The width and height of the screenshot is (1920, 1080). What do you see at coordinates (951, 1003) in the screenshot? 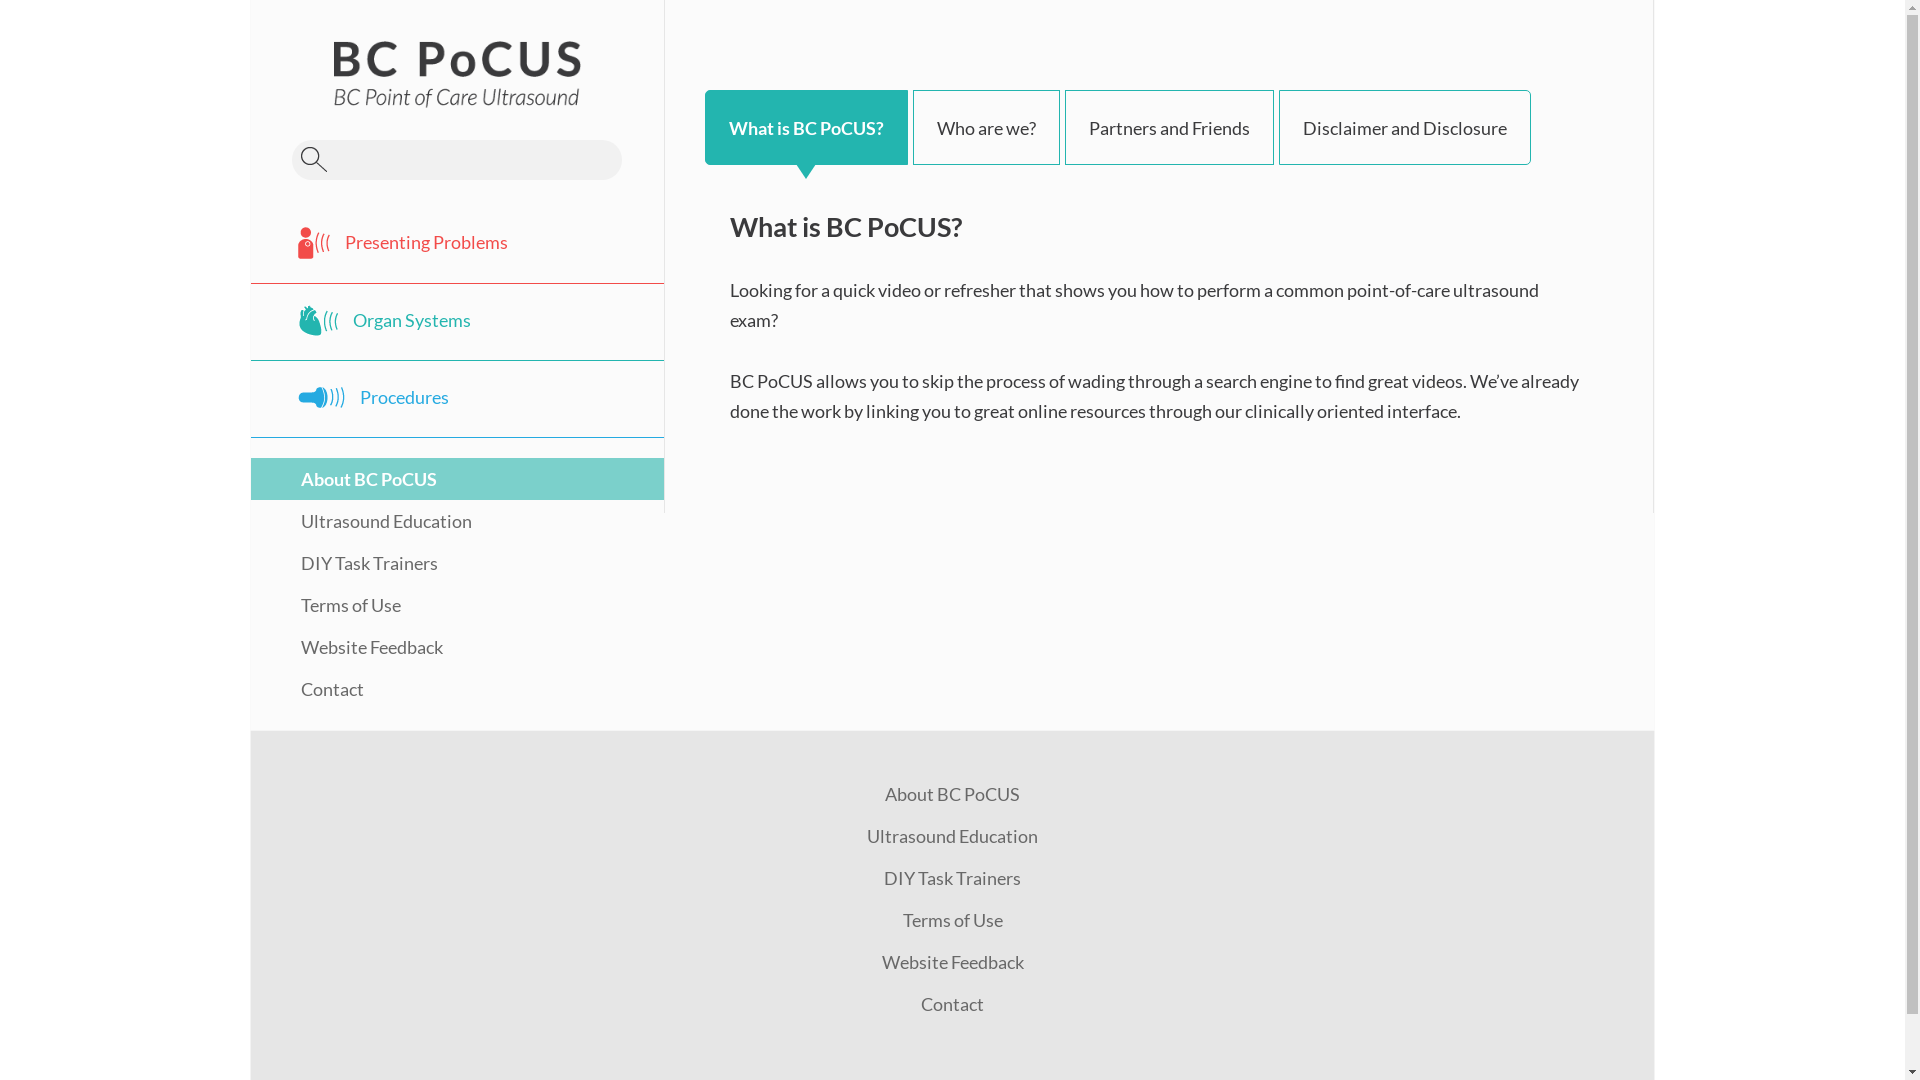
I see `'Contact'` at bounding box center [951, 1003].